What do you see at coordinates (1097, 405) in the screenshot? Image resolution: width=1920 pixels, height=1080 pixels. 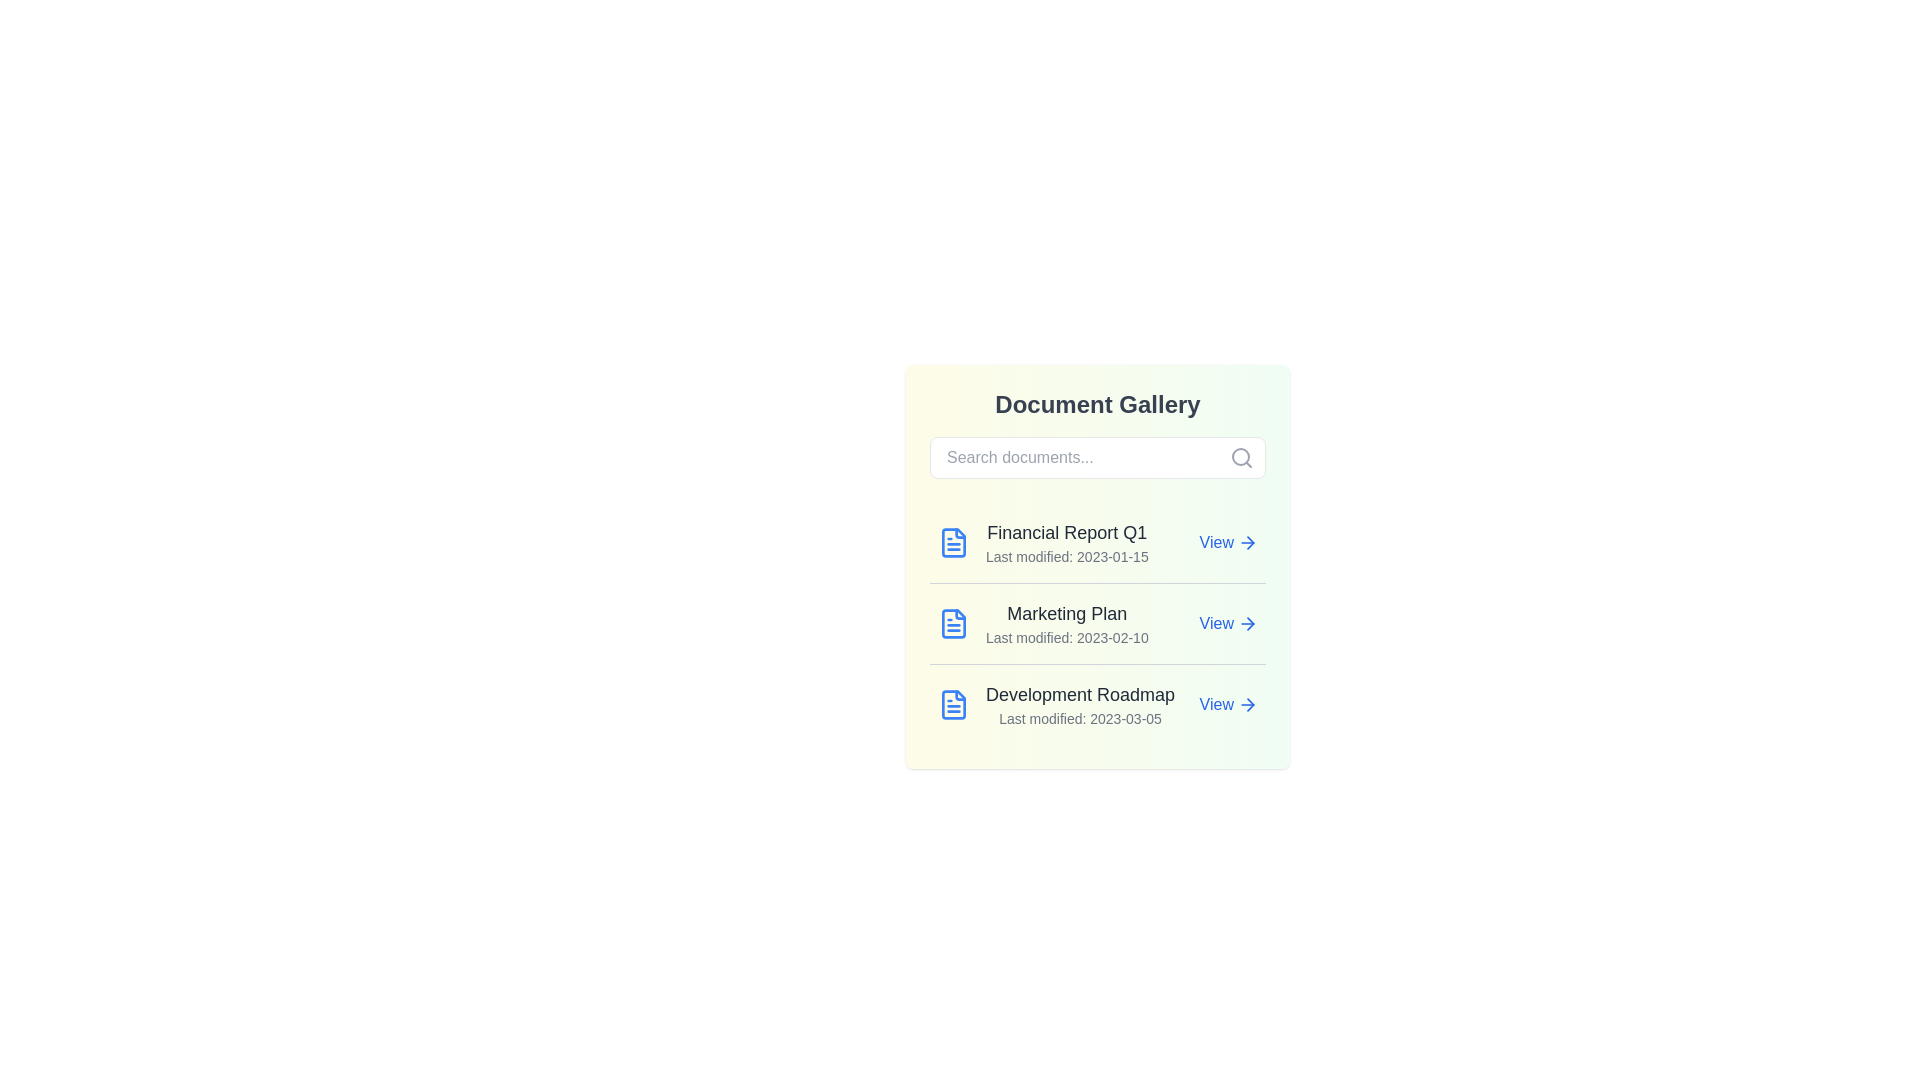 I see `the 'Document Gallery' heading to inspect it` at bounding box center [1097, 405].